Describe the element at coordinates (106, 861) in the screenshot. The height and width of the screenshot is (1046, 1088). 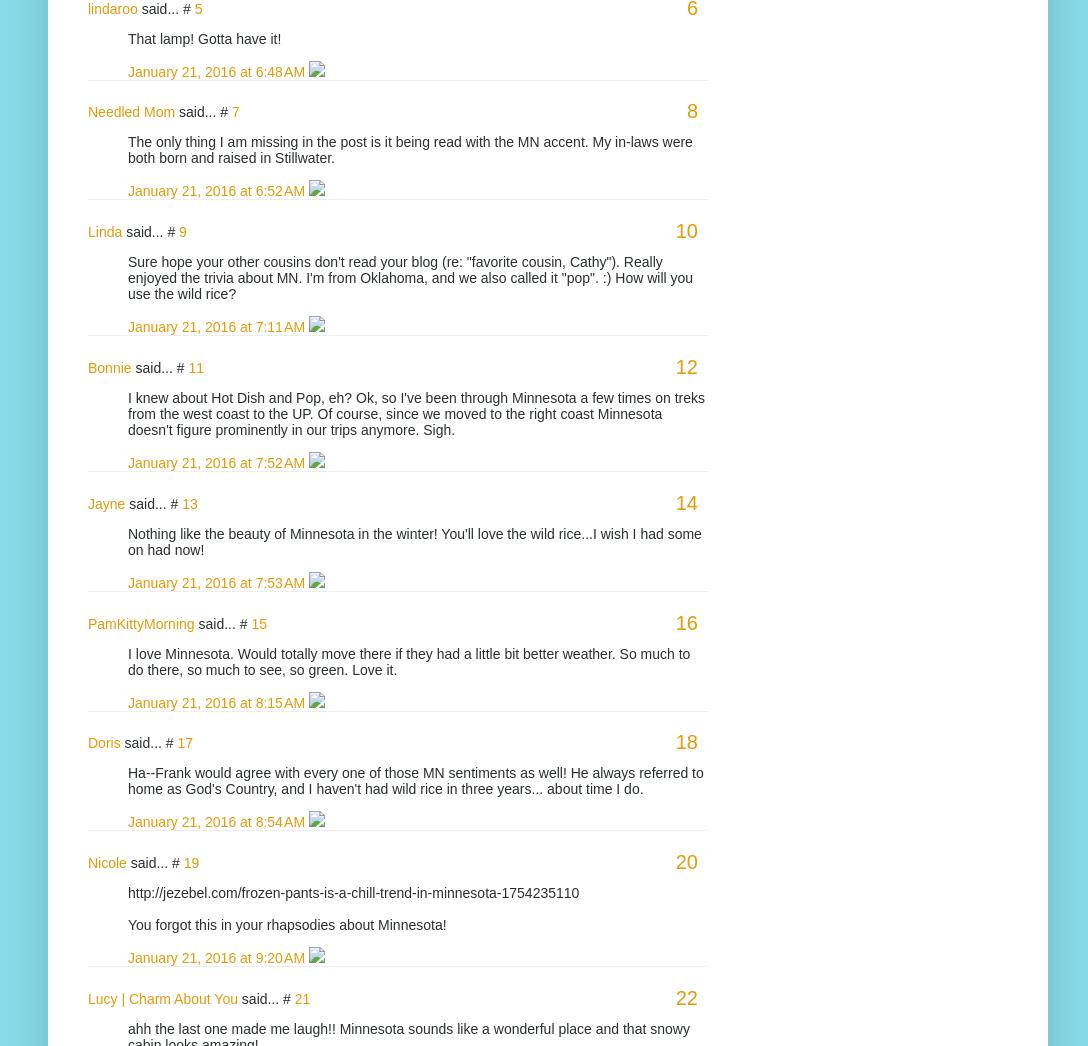
I see `'Nicole'` at that location.